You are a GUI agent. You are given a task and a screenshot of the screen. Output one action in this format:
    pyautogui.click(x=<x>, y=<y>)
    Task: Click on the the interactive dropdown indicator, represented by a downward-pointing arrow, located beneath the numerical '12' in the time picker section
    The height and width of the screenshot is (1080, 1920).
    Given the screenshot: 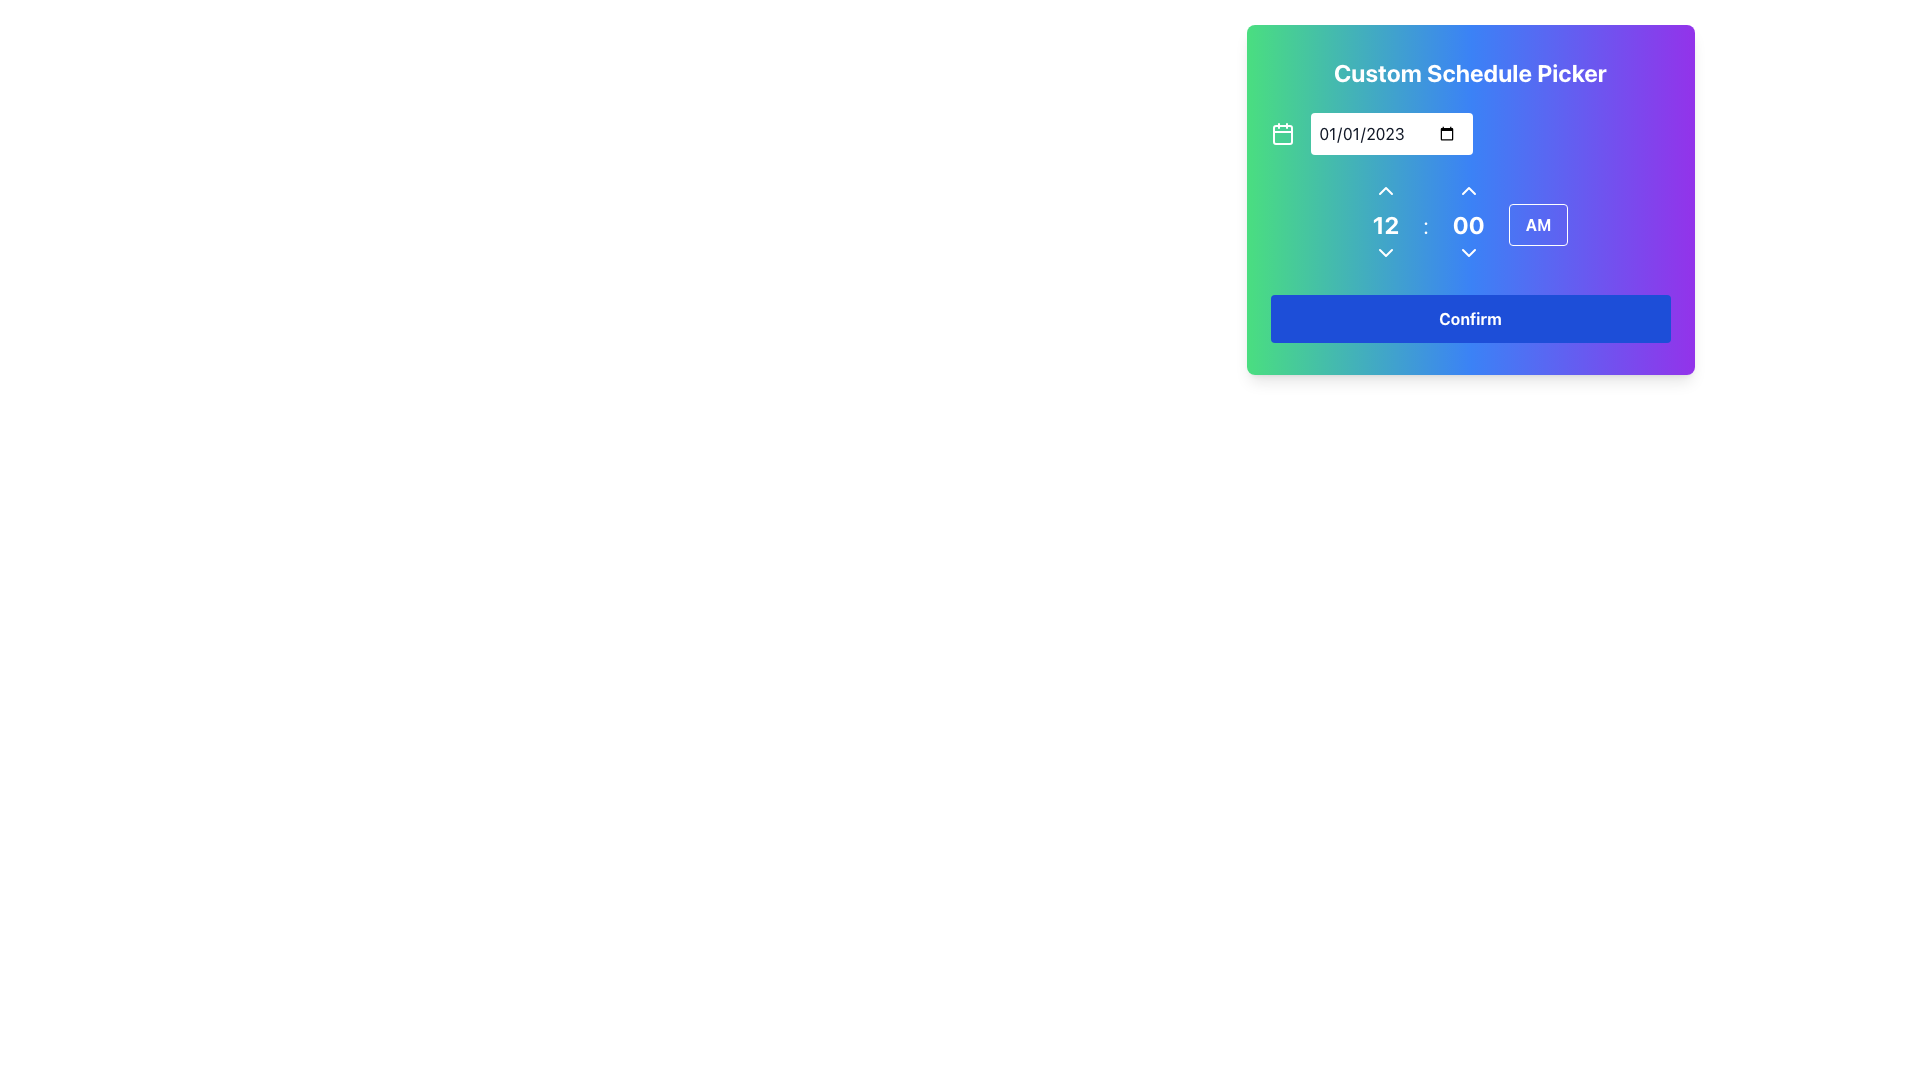 What is the action you would take?
    pyautogui.click(x=1384, y=252)
    